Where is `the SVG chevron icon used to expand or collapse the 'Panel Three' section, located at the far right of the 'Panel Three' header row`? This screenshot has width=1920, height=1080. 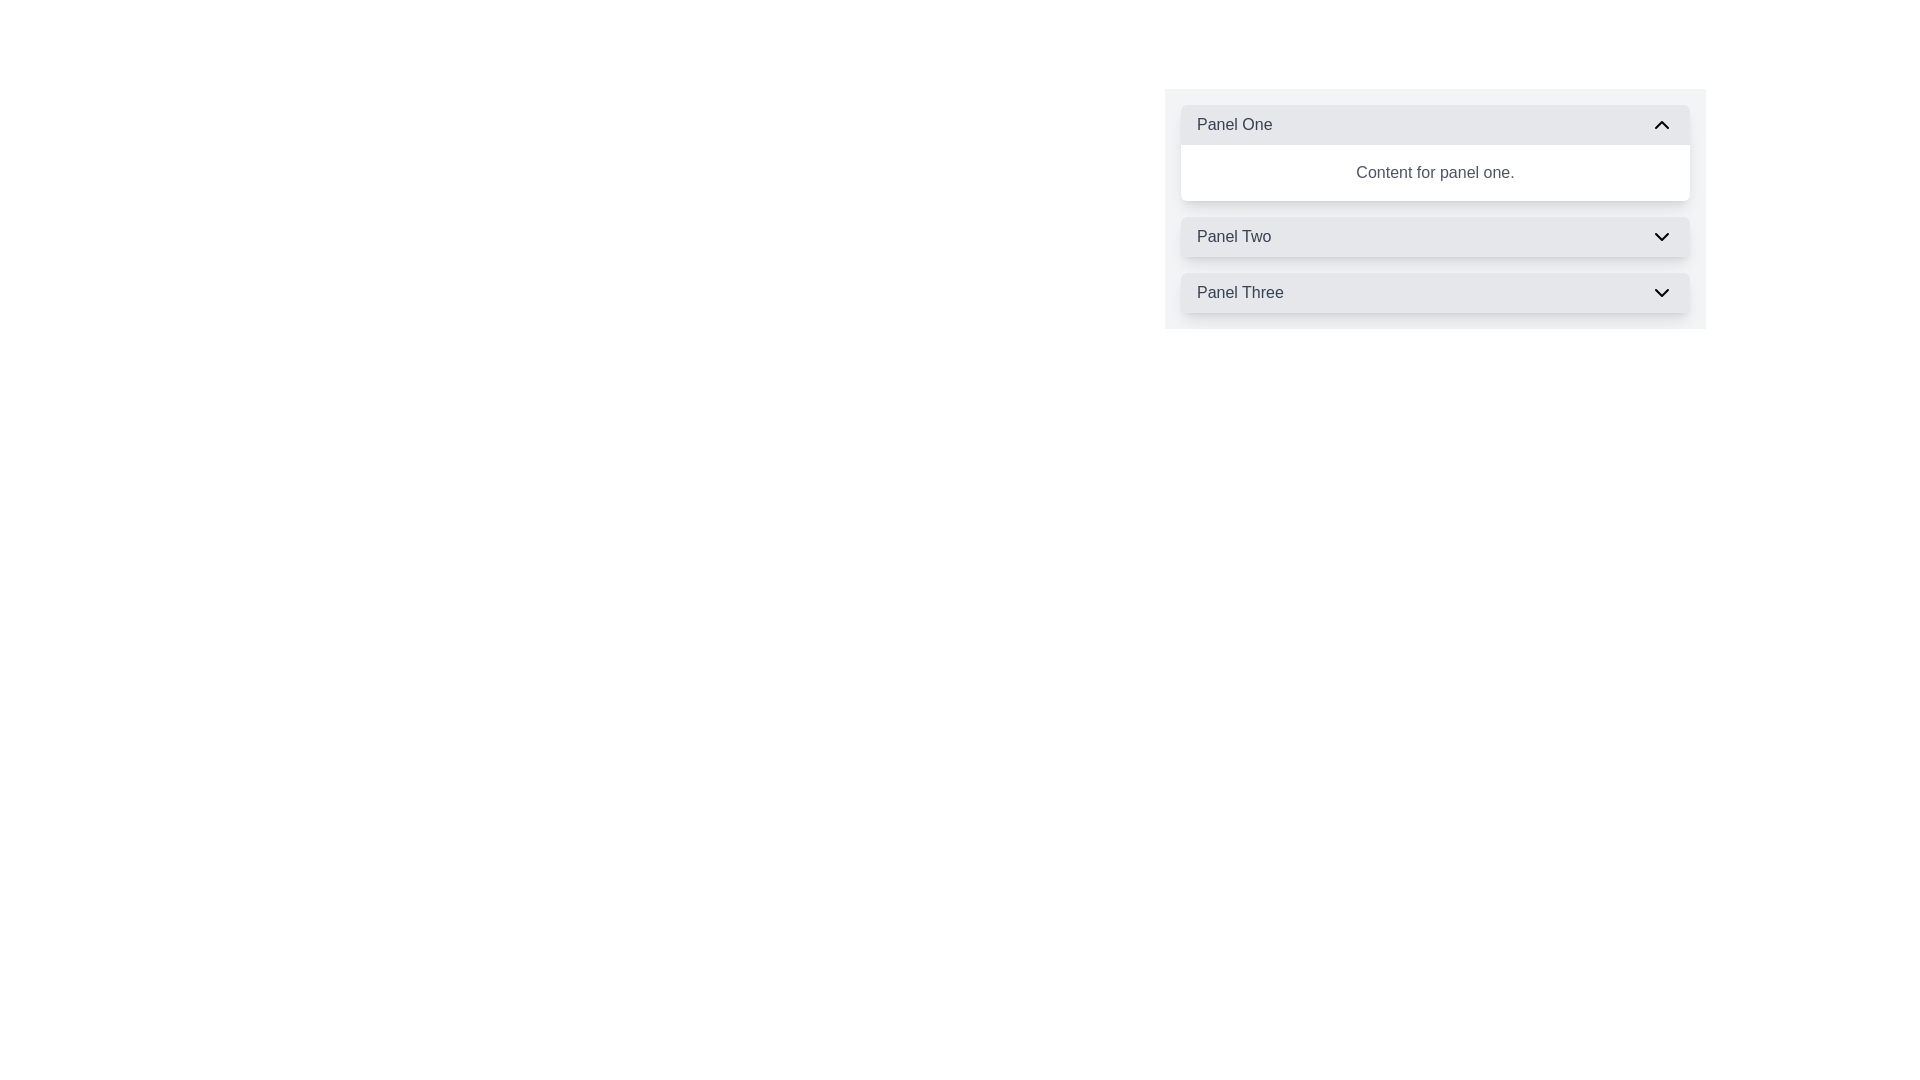
the SVG chevron icon used to expand or collapse the 'Panel Three' section, located at the far right of the 'Panel Three' header row is located at coordinates (1661, 293).